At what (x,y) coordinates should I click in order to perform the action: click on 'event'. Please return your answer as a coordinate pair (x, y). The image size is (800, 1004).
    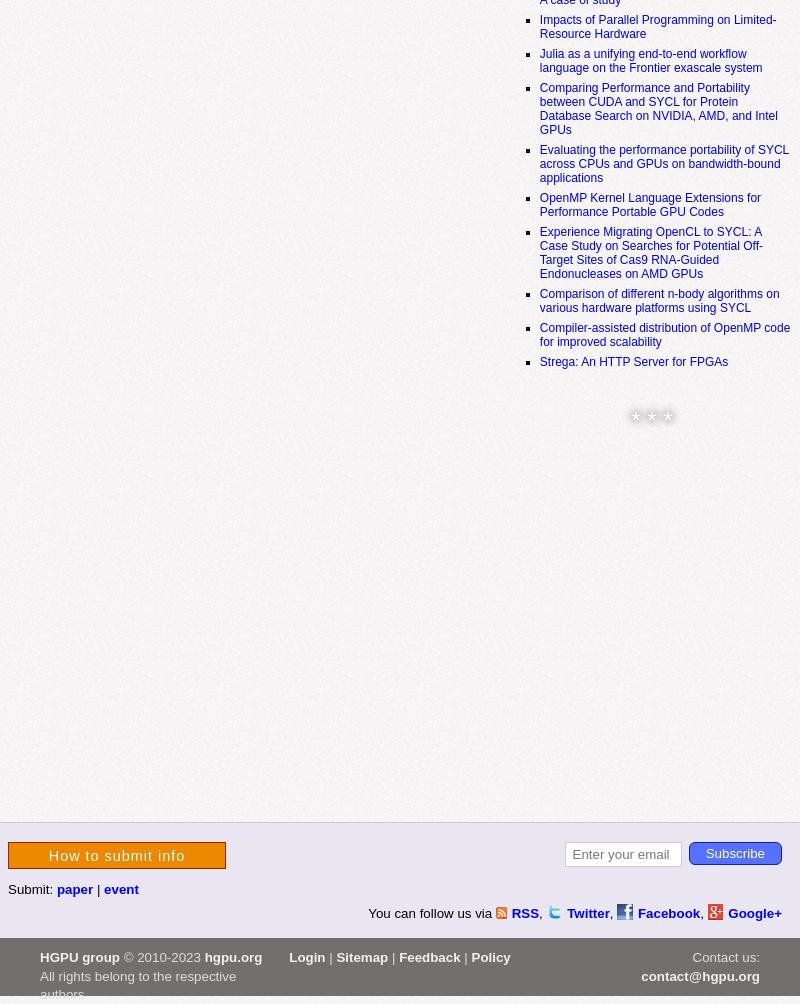
    Looking at the image, I should click on (103, 887).